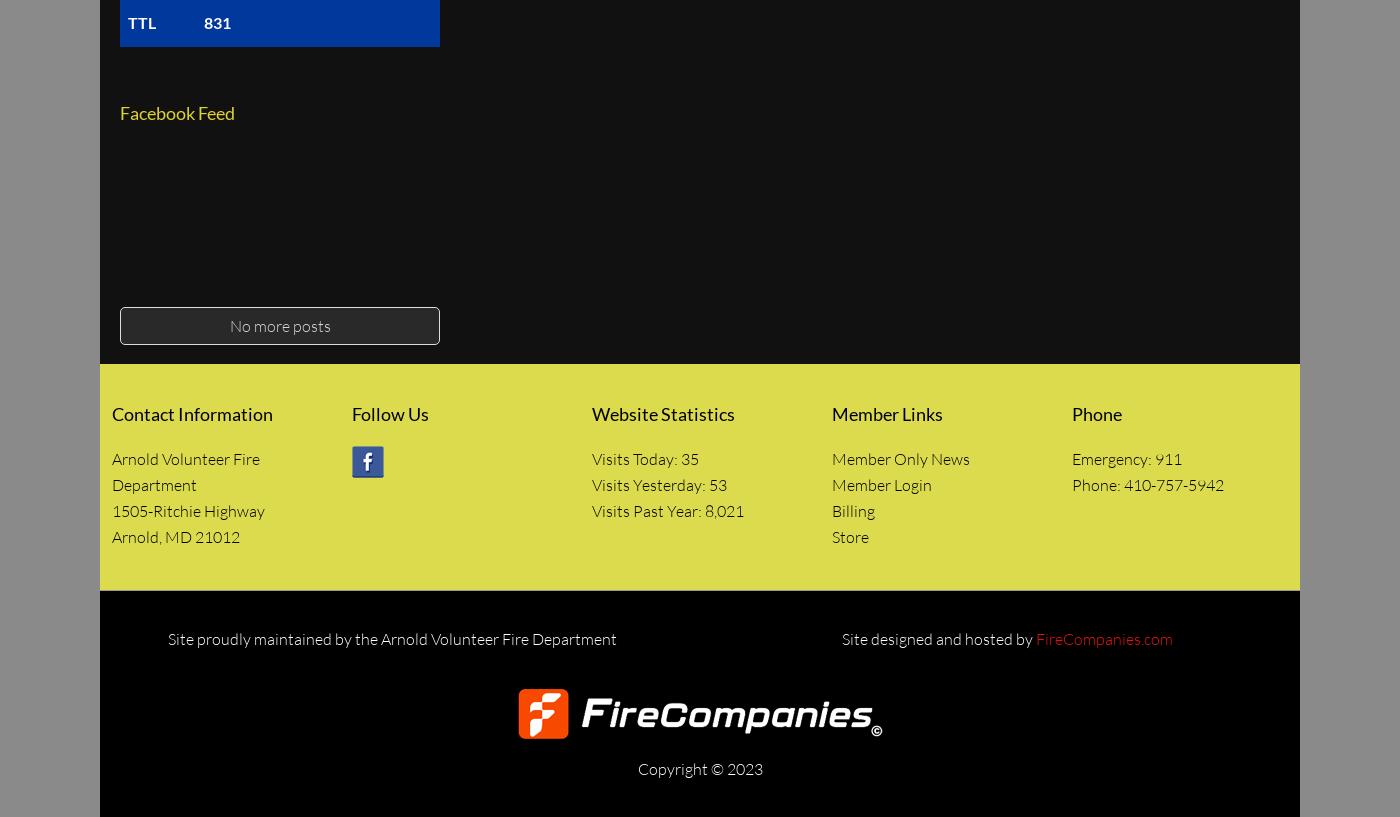 This screenshot has width=1400, height=817. Describe the element at coordinates (1148, 483) in the screenshot. I see `'Phone: 410-757-5942'` at that location.